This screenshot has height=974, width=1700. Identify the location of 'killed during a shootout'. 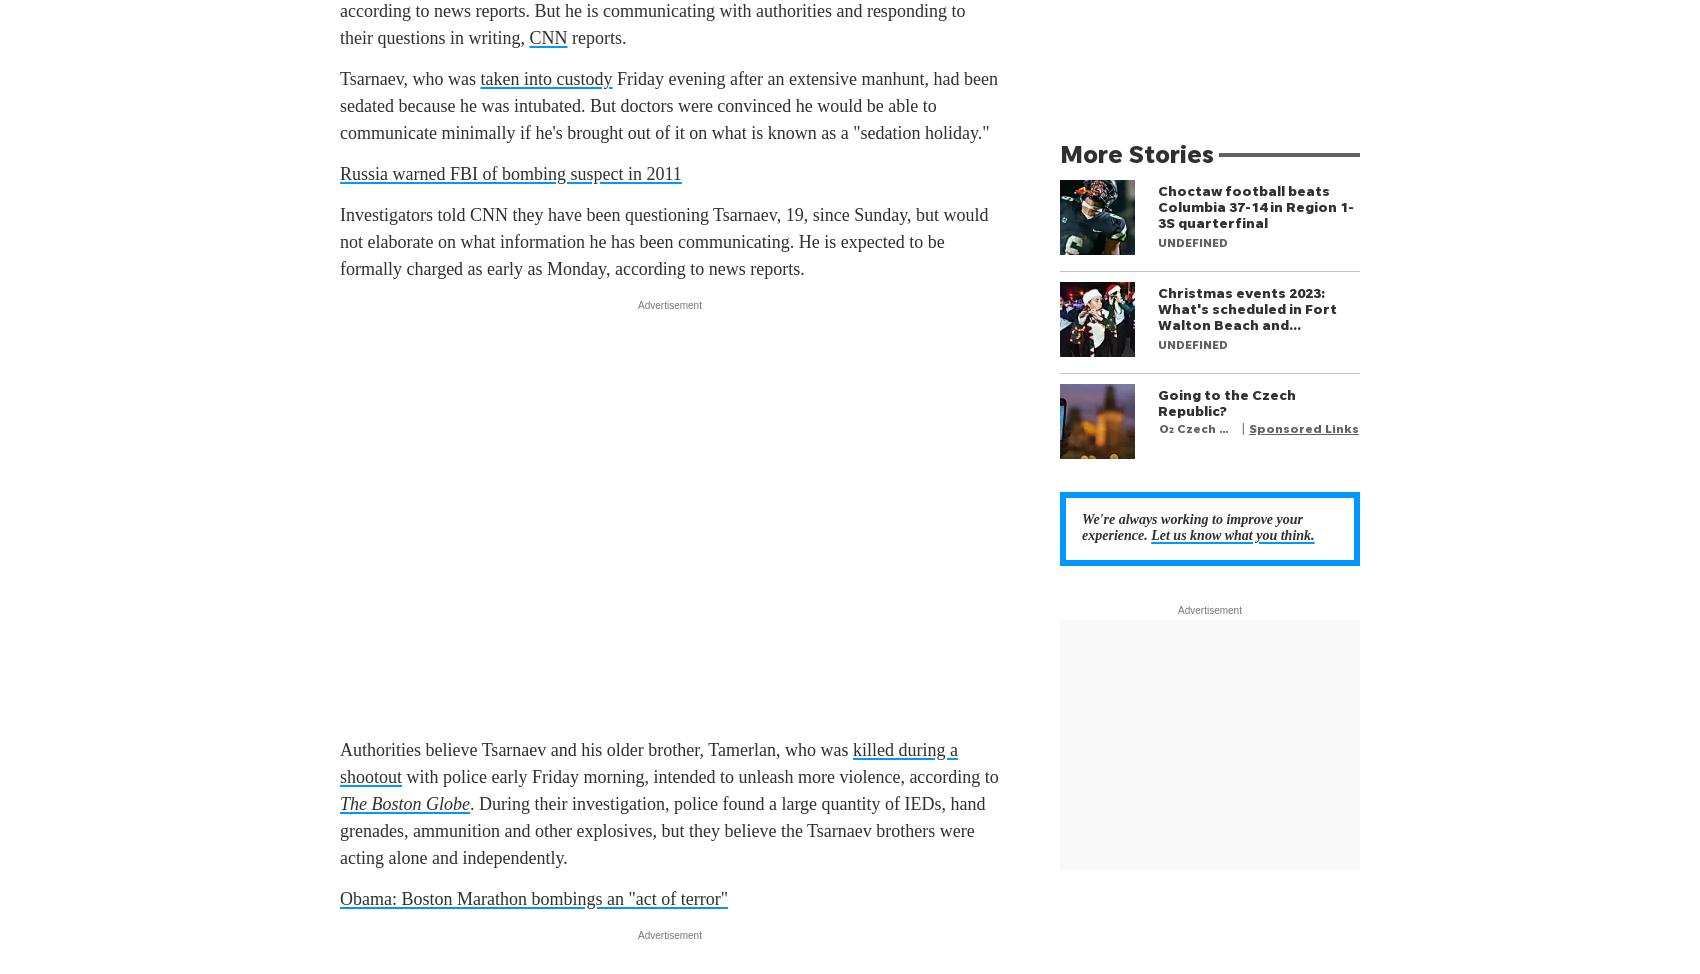
(648, 762).